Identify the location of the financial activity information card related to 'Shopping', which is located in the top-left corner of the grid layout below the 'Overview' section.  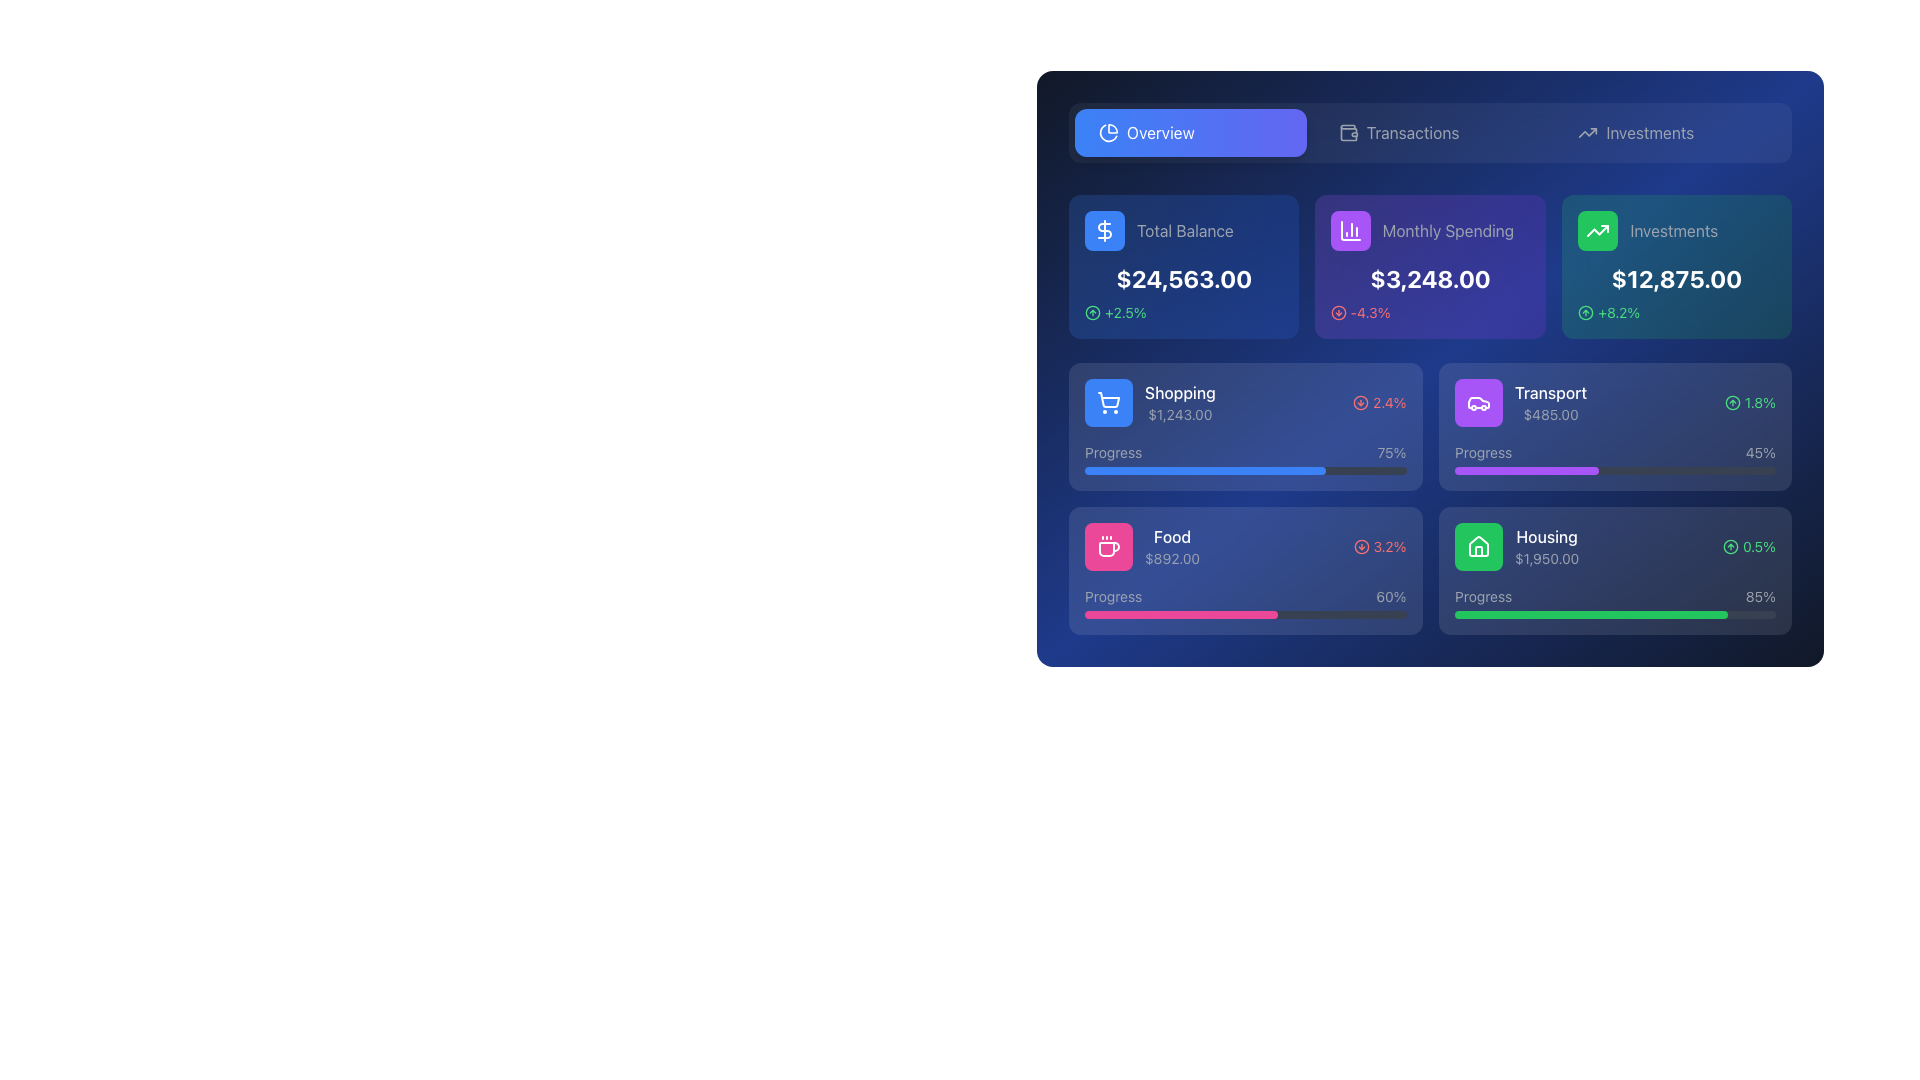
(1244, 426).